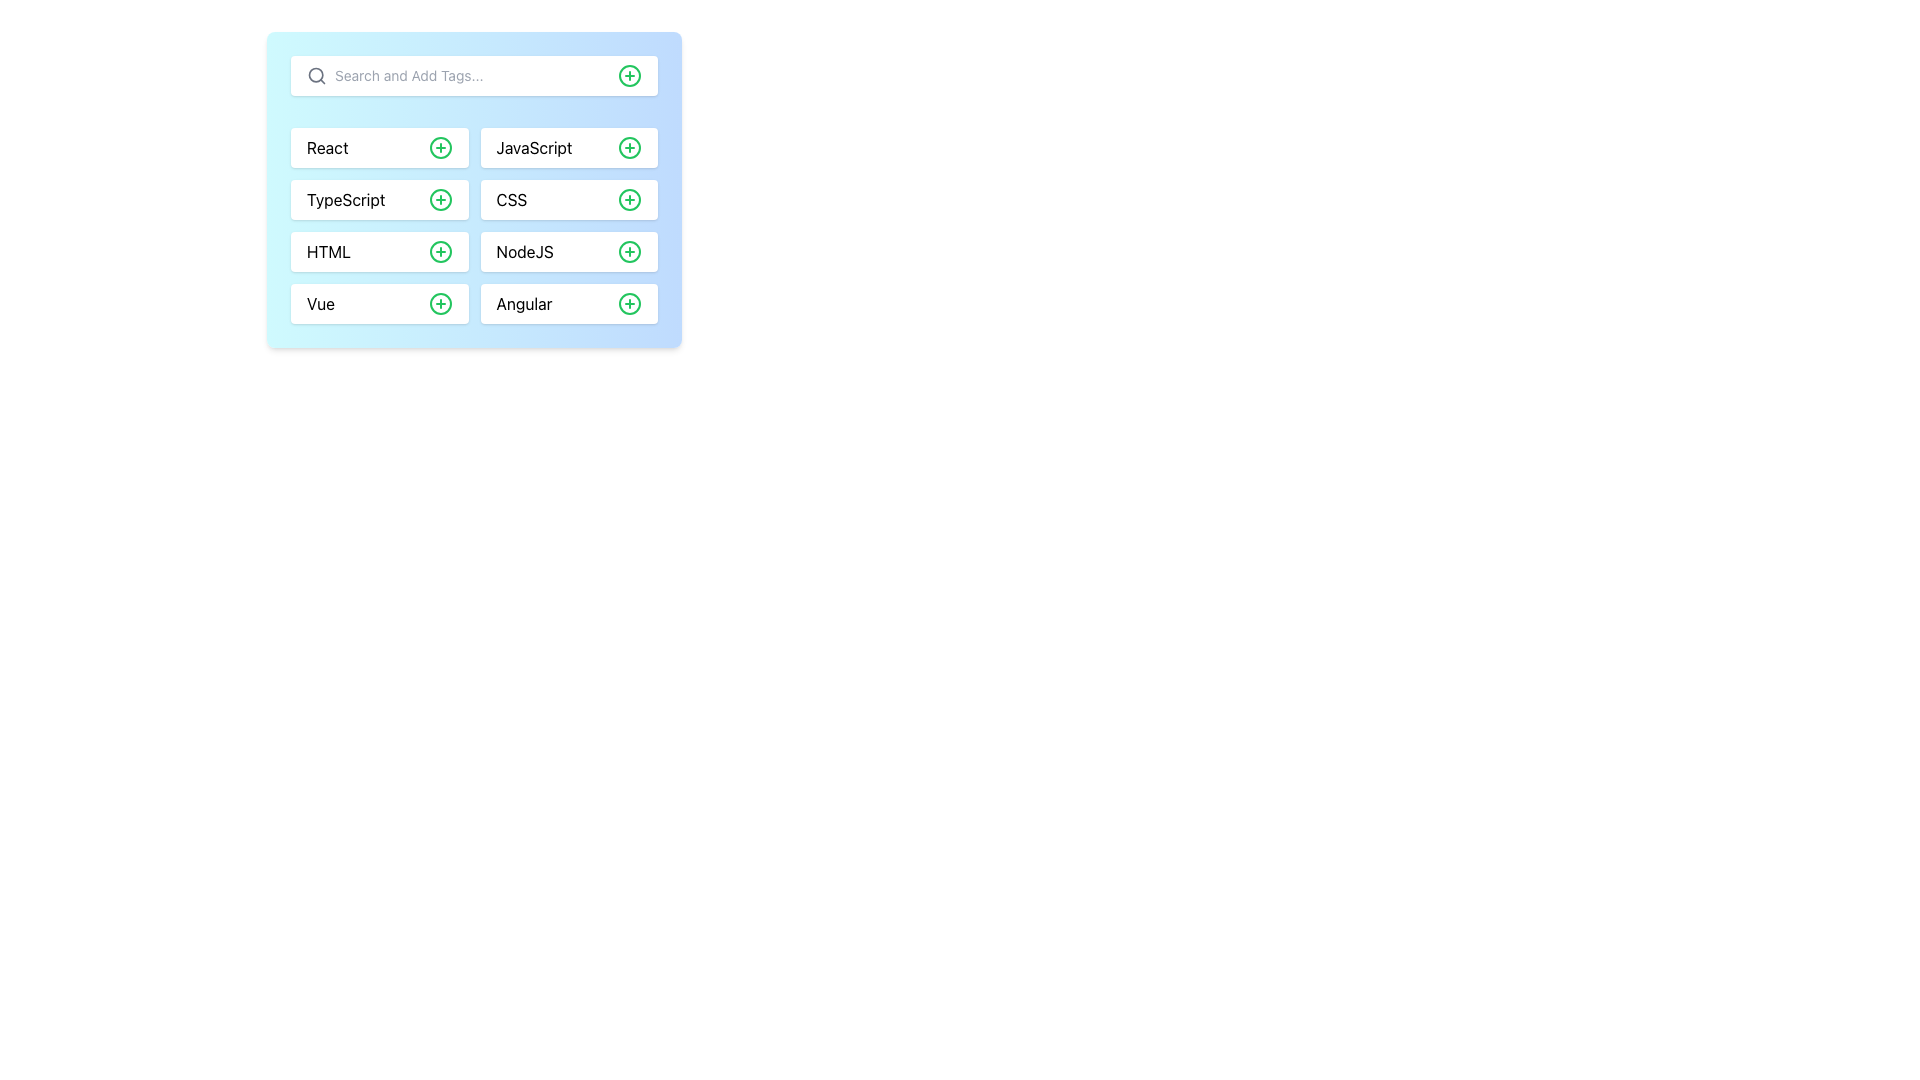  What do you see at coordinates (328, 250) in the screenshot?
I see `the 'HTML' tag button label located in the left-middle part of the interface, situated to the right of the 'TypeScript' button and to the left of the 'CSS' button` at bounding box center [328, 250].